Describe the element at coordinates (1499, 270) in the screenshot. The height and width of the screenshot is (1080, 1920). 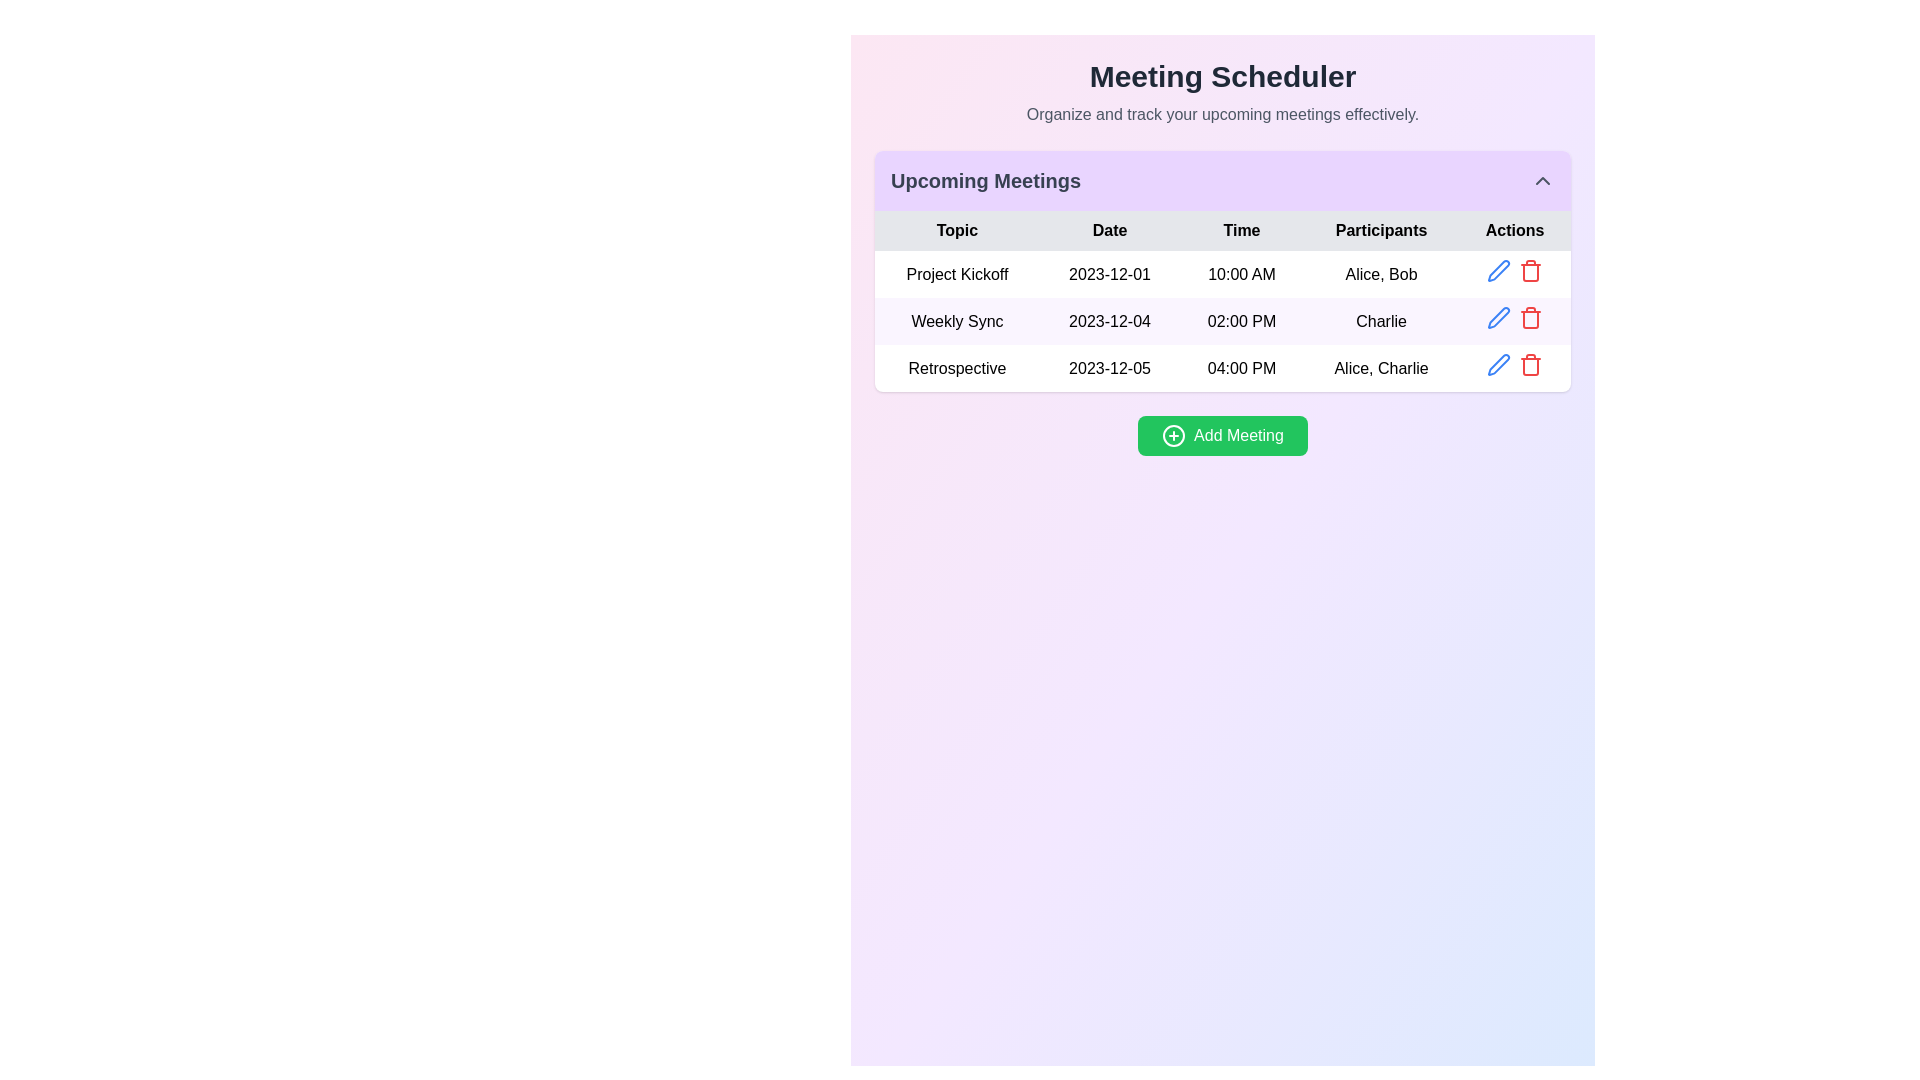
I see `the edit icon (pen) located in the 'Actions' column of the table for the meeting titled 'Weekly Sync' to modify the meeting details` at that location.